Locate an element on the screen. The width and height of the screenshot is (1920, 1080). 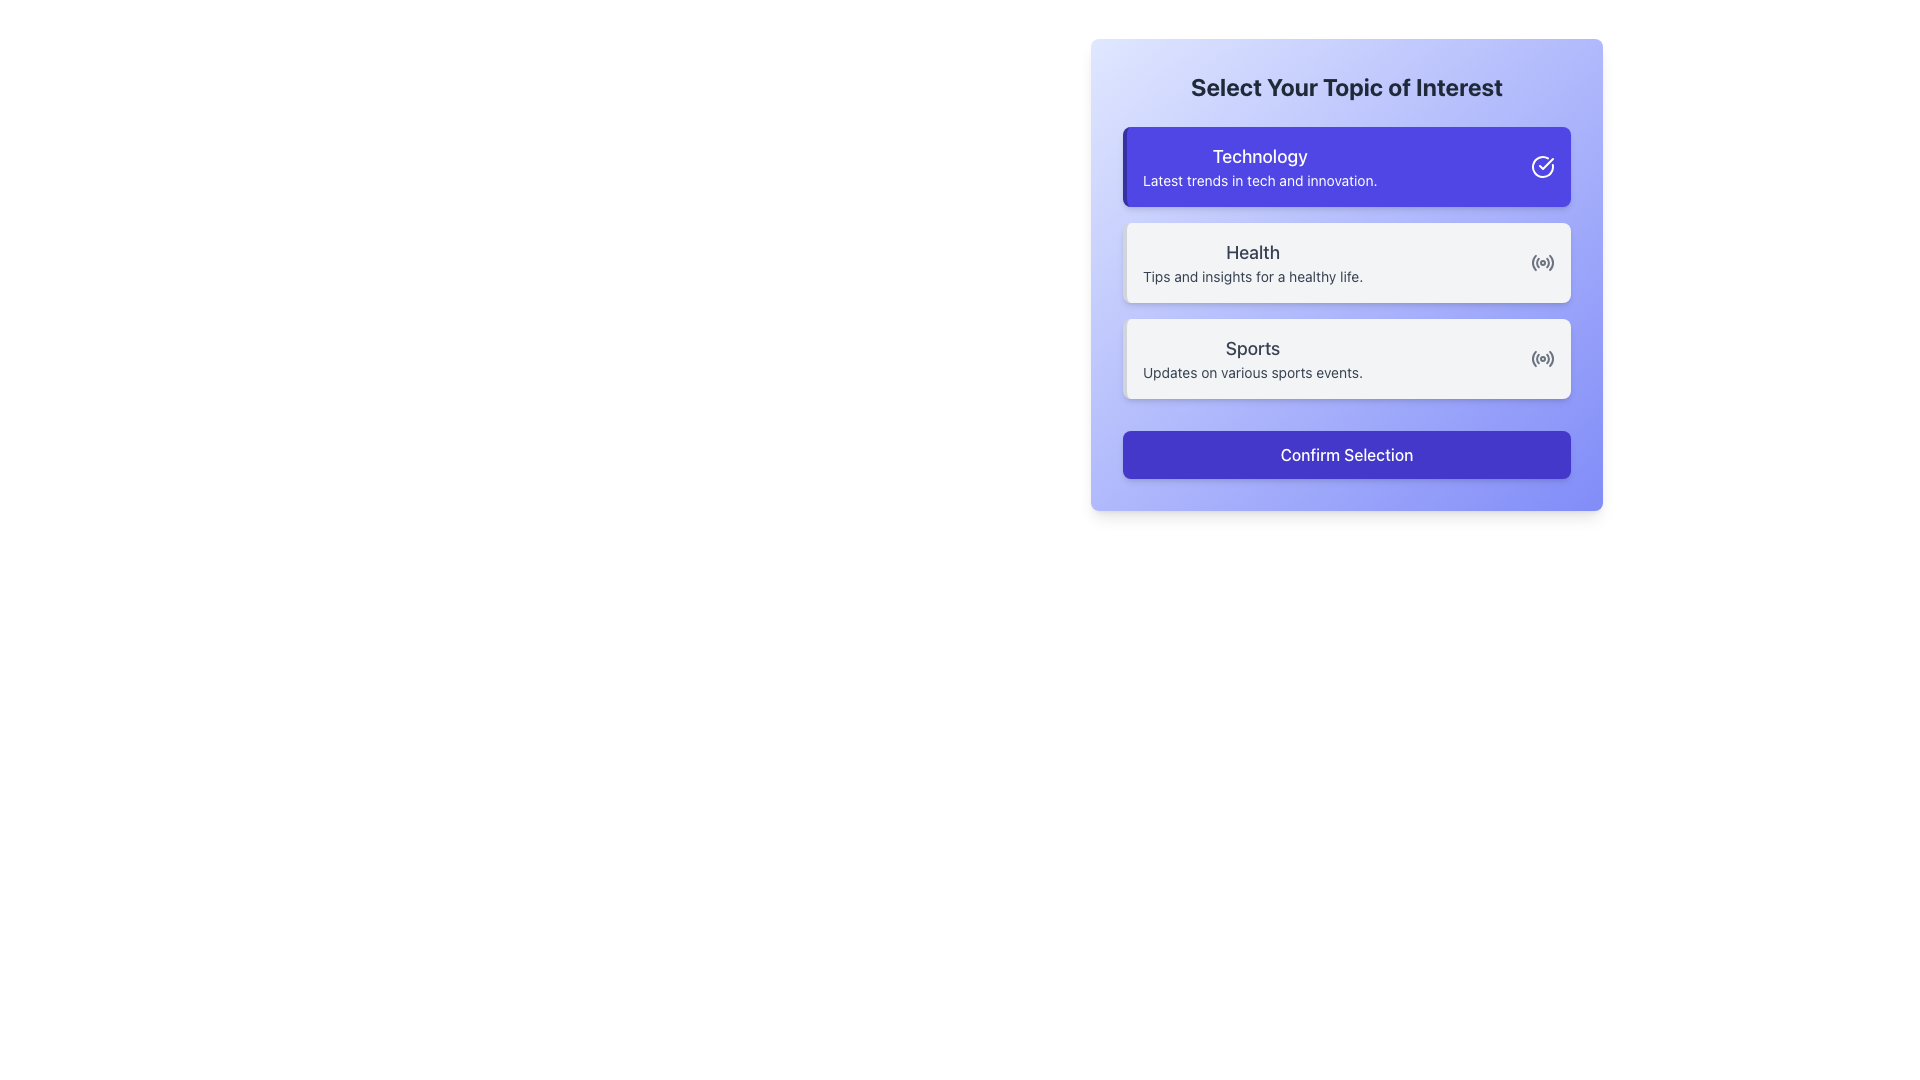
the text element reading 'Latest trends in tech and innovation.' which is located directly below the title 'Technology' in the purple card interface is located at coordinates (1259, 181).